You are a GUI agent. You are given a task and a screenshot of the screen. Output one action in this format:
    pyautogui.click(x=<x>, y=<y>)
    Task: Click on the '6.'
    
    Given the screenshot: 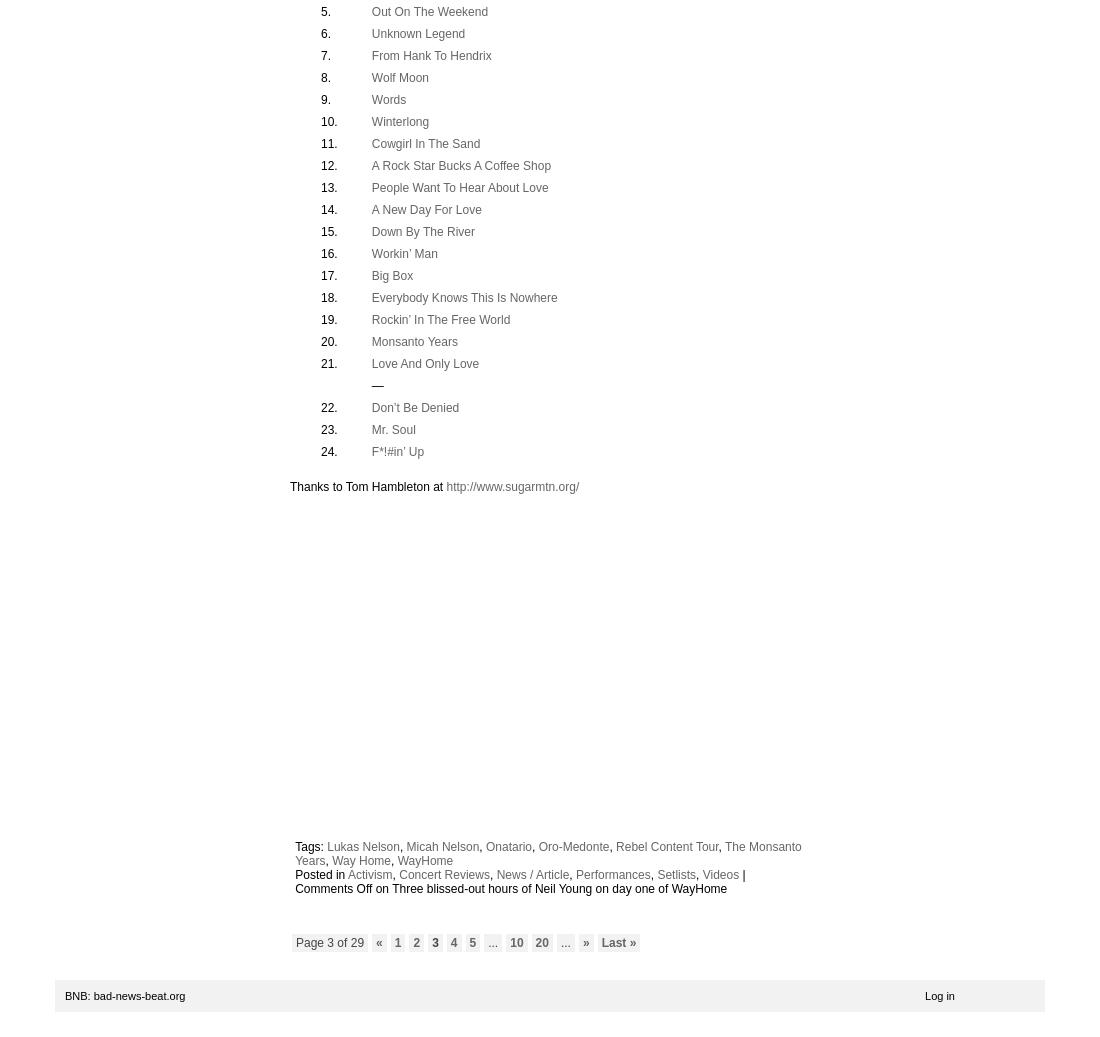 What is the action you would take?
    pyautogui.click(x=325, y=31)
    